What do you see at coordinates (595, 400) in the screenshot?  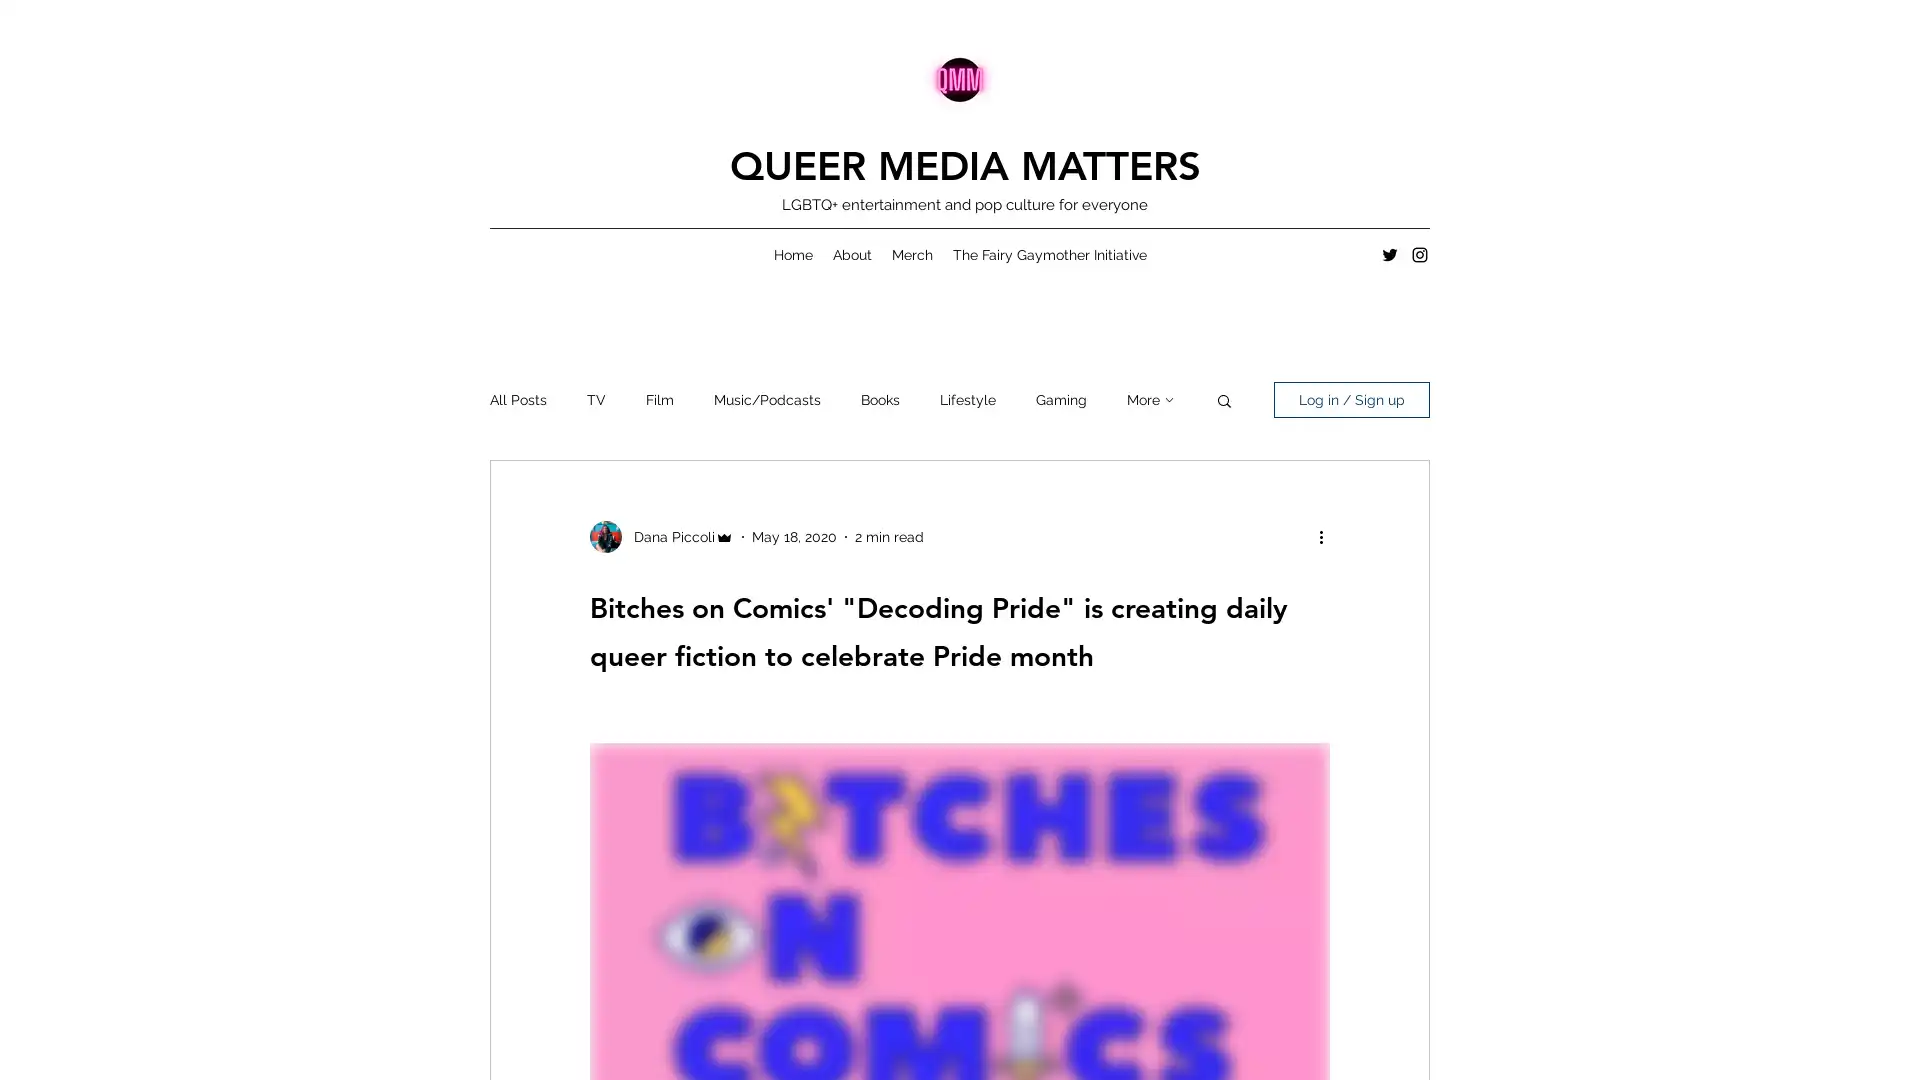 I see `TV` at bounding box center [595, 400].